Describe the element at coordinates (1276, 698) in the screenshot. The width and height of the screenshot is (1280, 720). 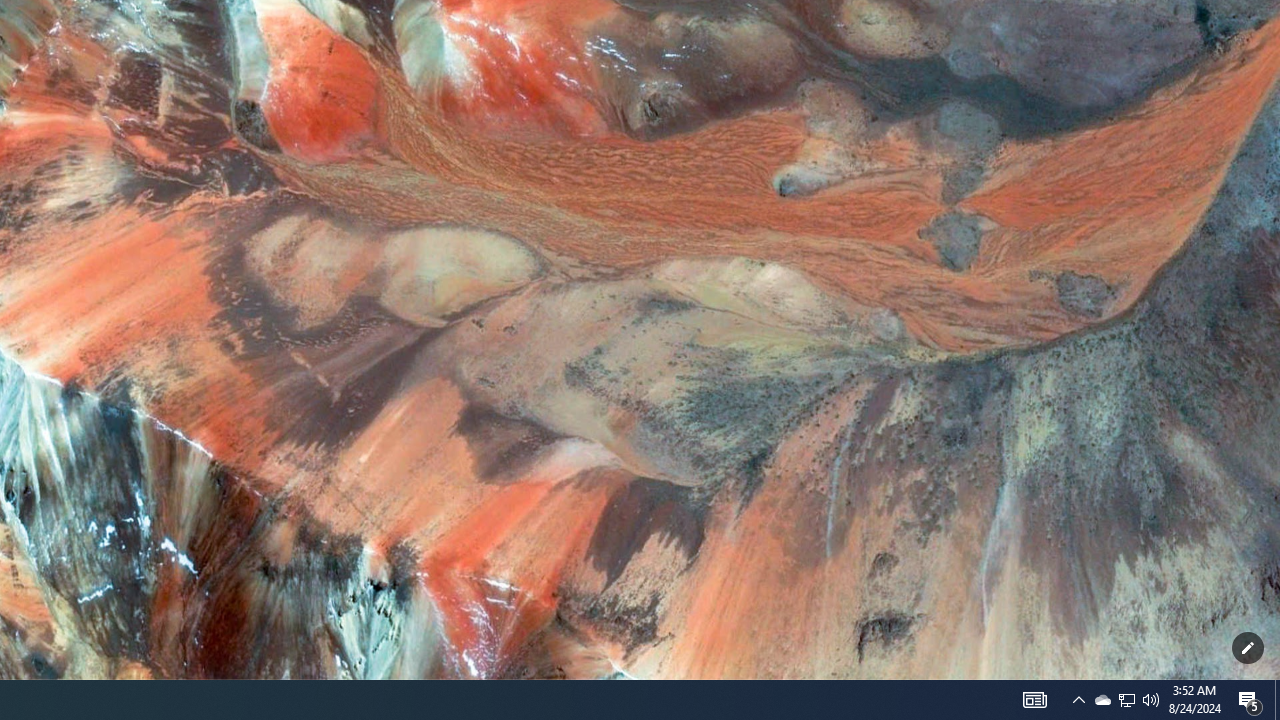
I see `'Show desktop'` at that location.